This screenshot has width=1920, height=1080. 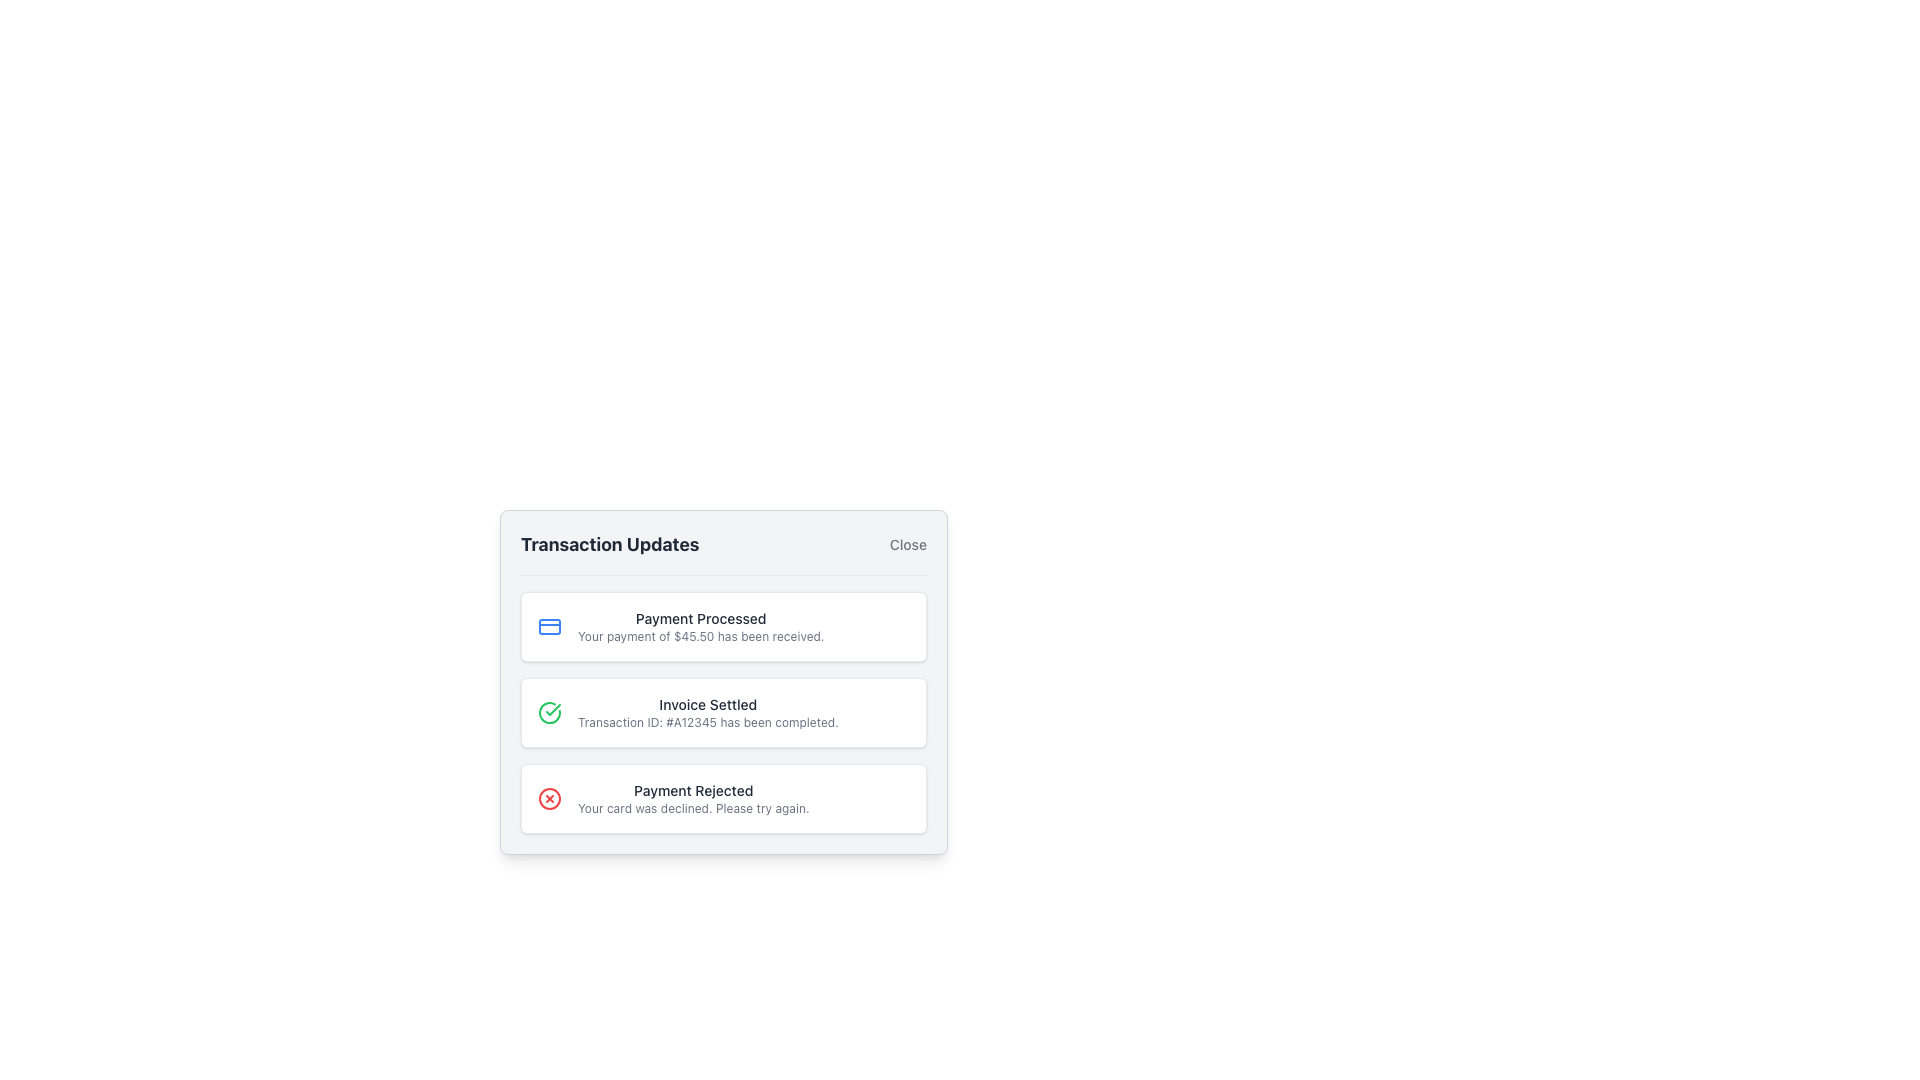 I want to click on the Notification Card that informs the user about the successful settlement of the invoice associated with transaction ID #A12345, located in the 'Transaction Updates' section, so click(x=723, y=712).